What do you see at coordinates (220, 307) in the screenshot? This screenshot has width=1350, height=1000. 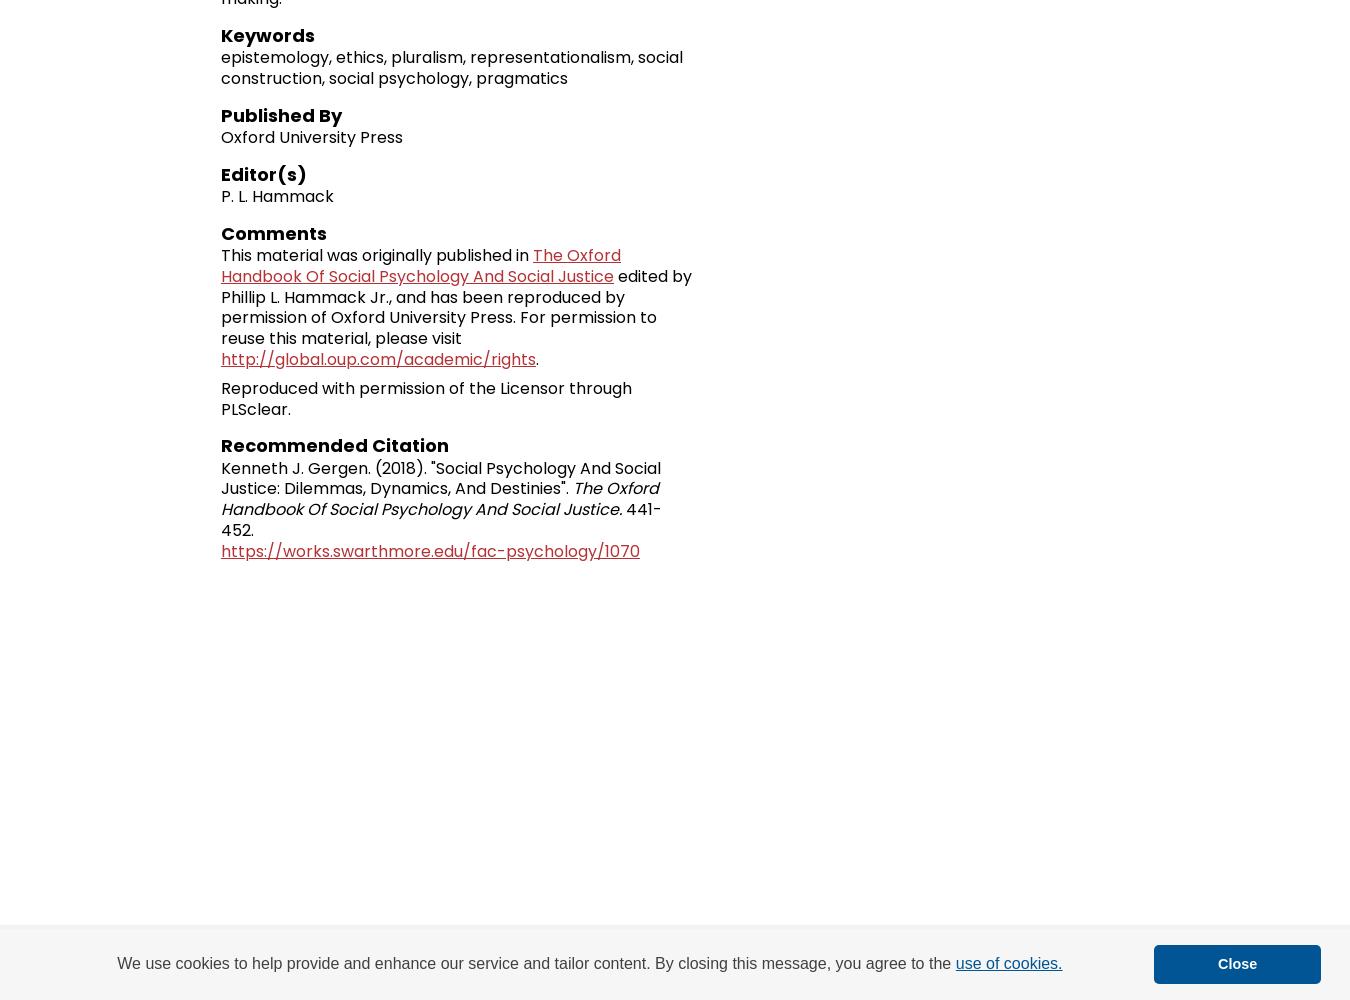 I see `'edited by Phillip L. Hammack Jr., and has been reproduced by permission of Oxford University Press. For permission to reuse this material, please visit'` at bounding box center [220, 307].